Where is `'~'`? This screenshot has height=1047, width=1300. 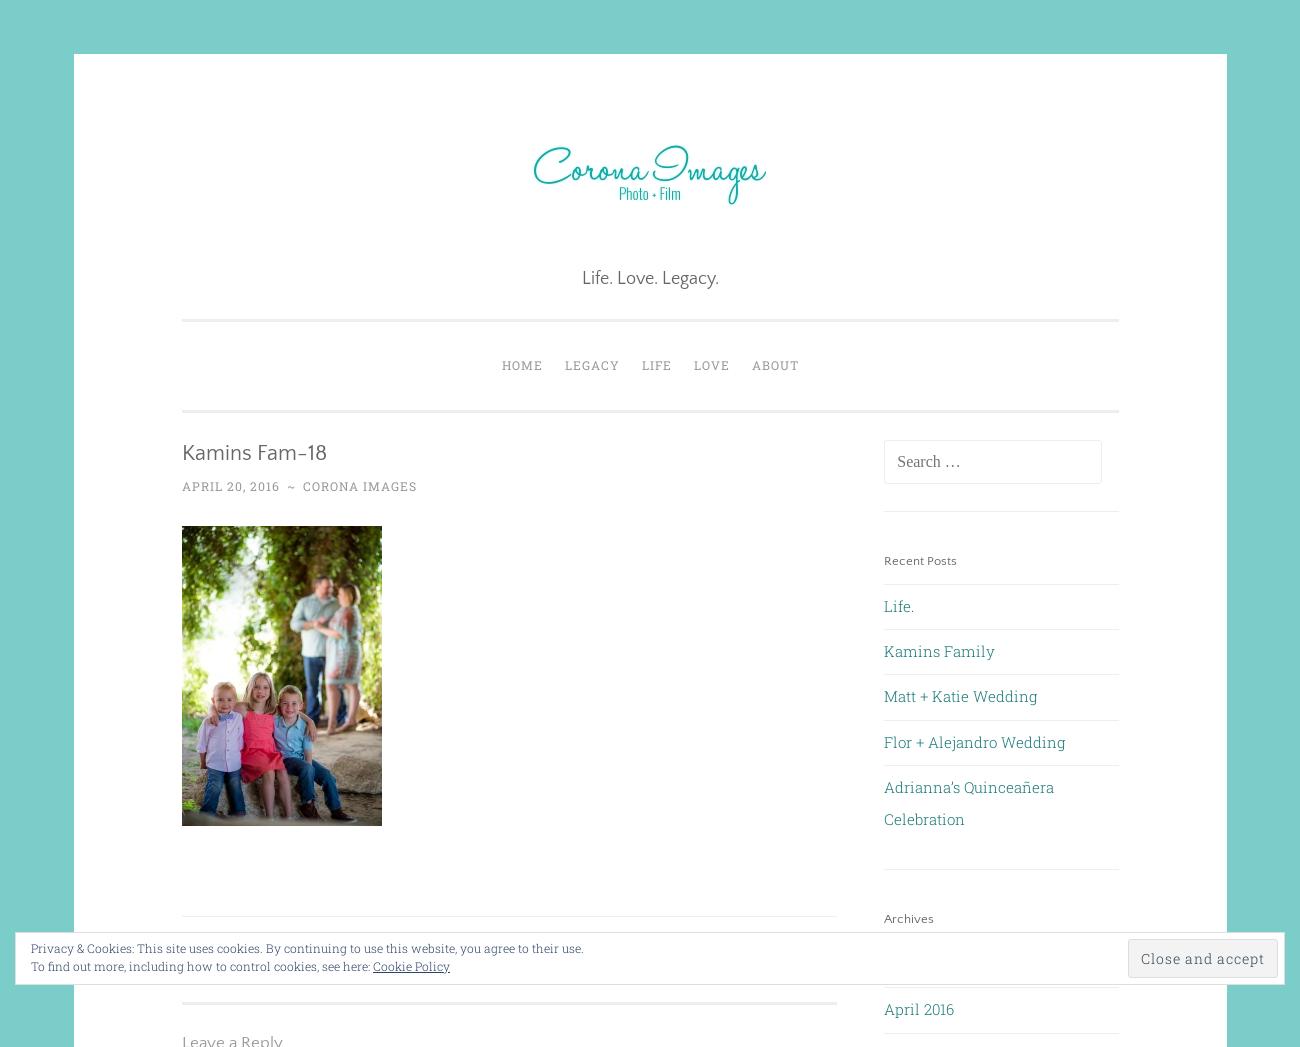
'~' is located at coordinates (290, 483).